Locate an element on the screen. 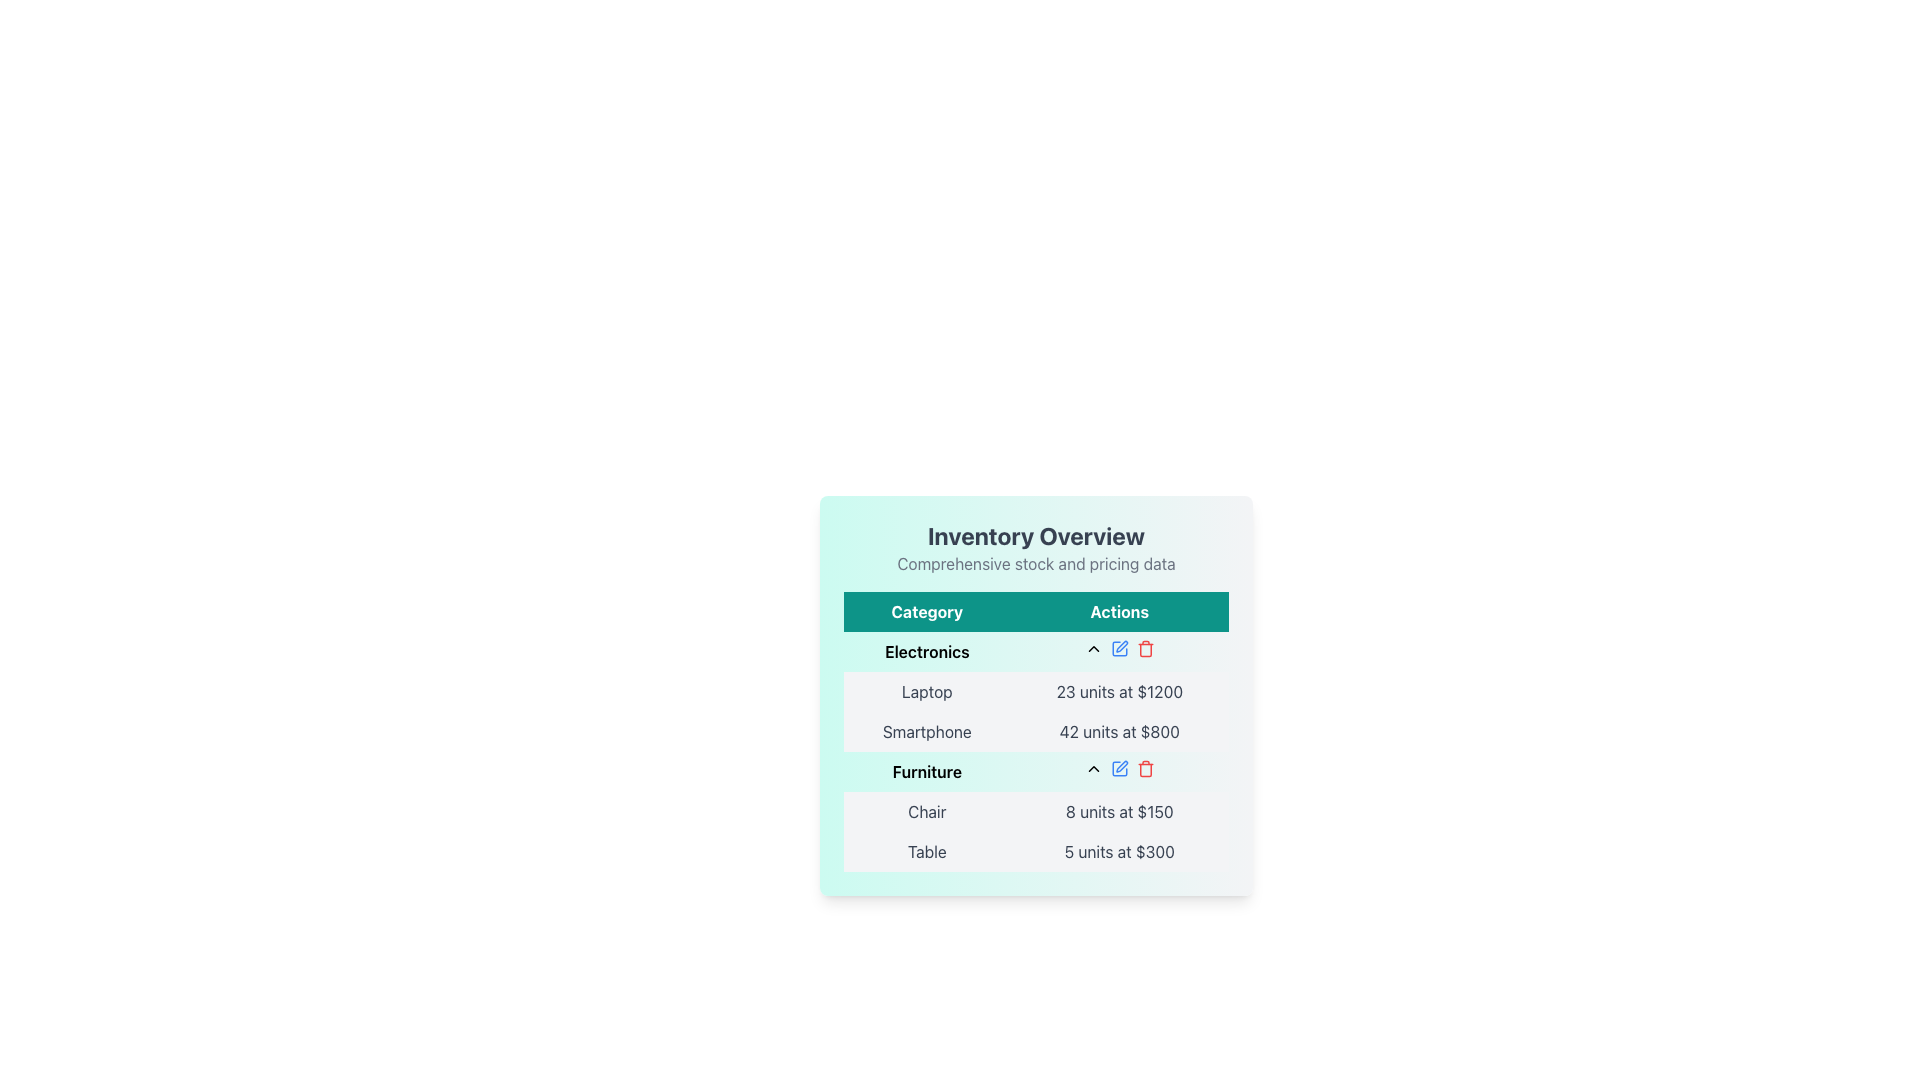 Image resolution: width=1920 pixels, height=1080 pixels. the edit icon within the group of icons located to the right of the 'Electronics' text in the 'Actions' column of the table is located at coordinates (1118, 648).